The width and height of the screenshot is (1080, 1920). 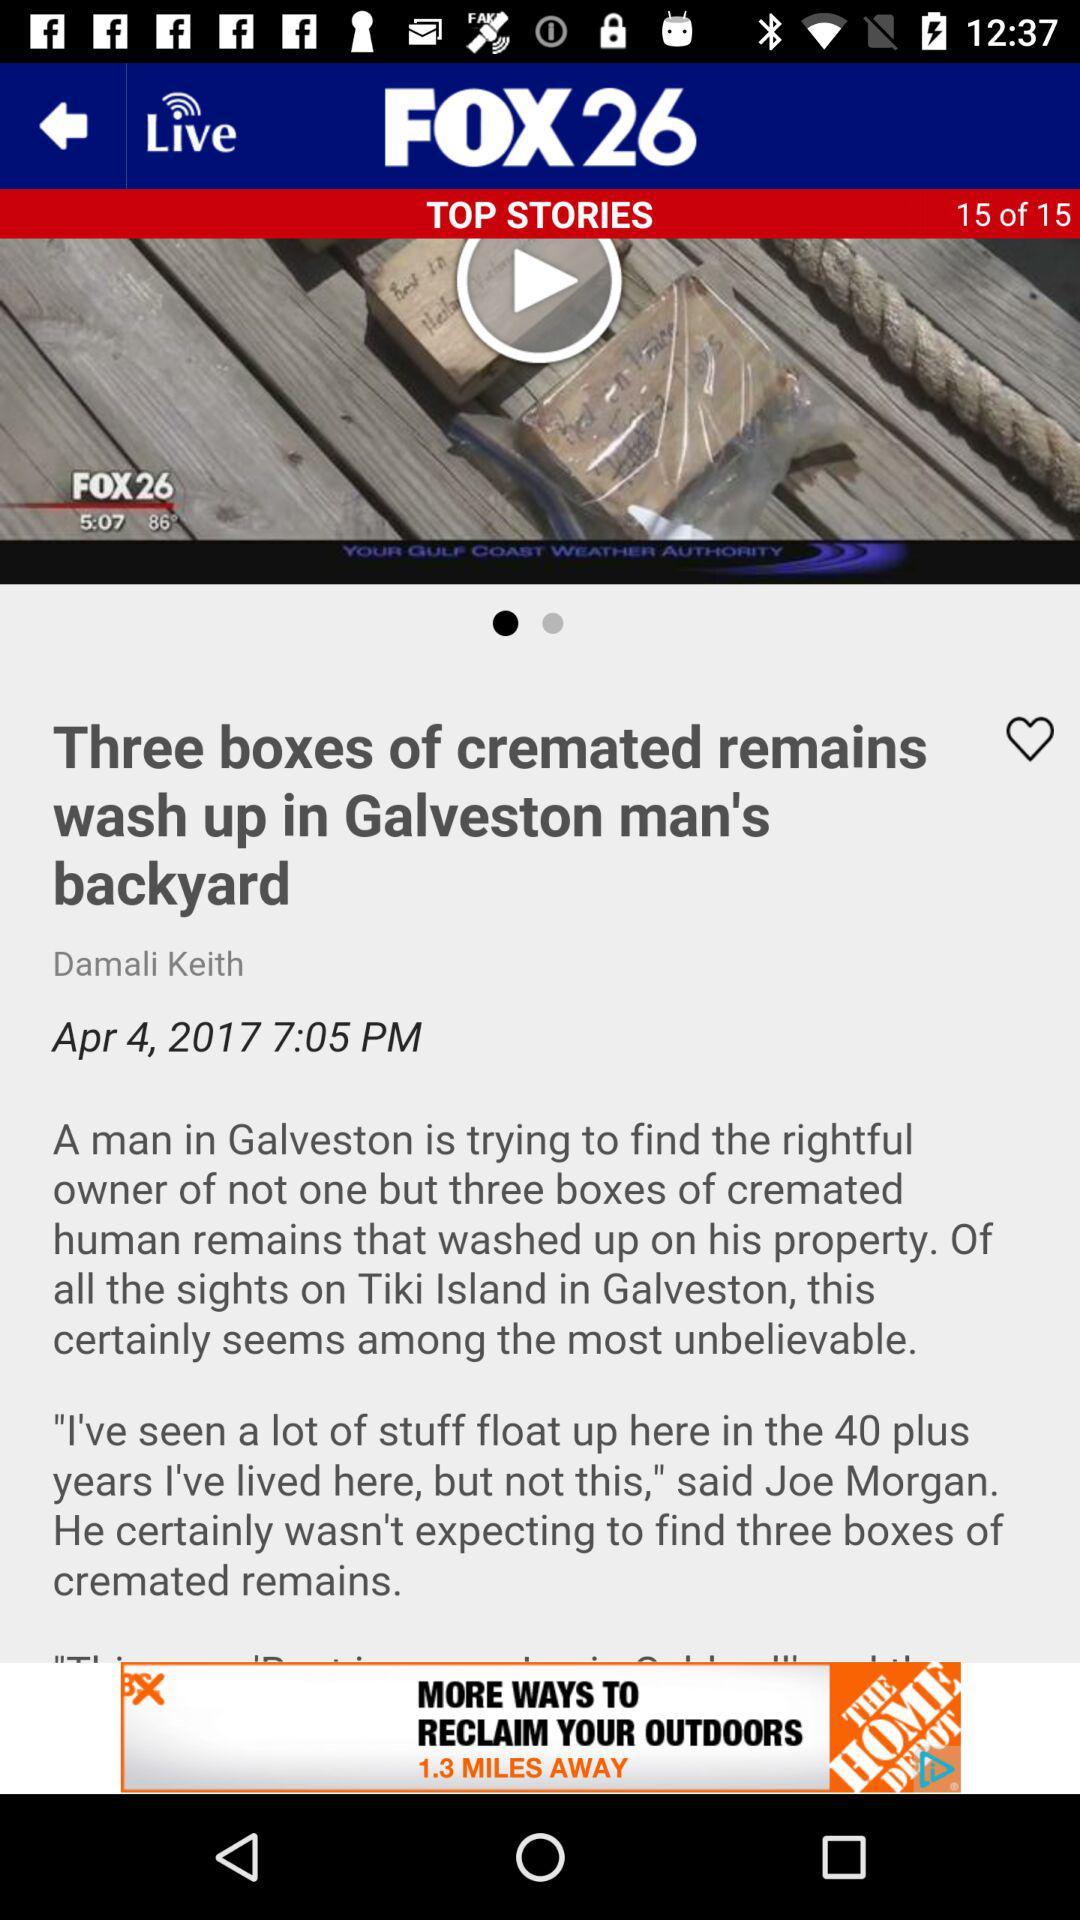 I want to click on the favorite icon, so click(x=1017, y=738).